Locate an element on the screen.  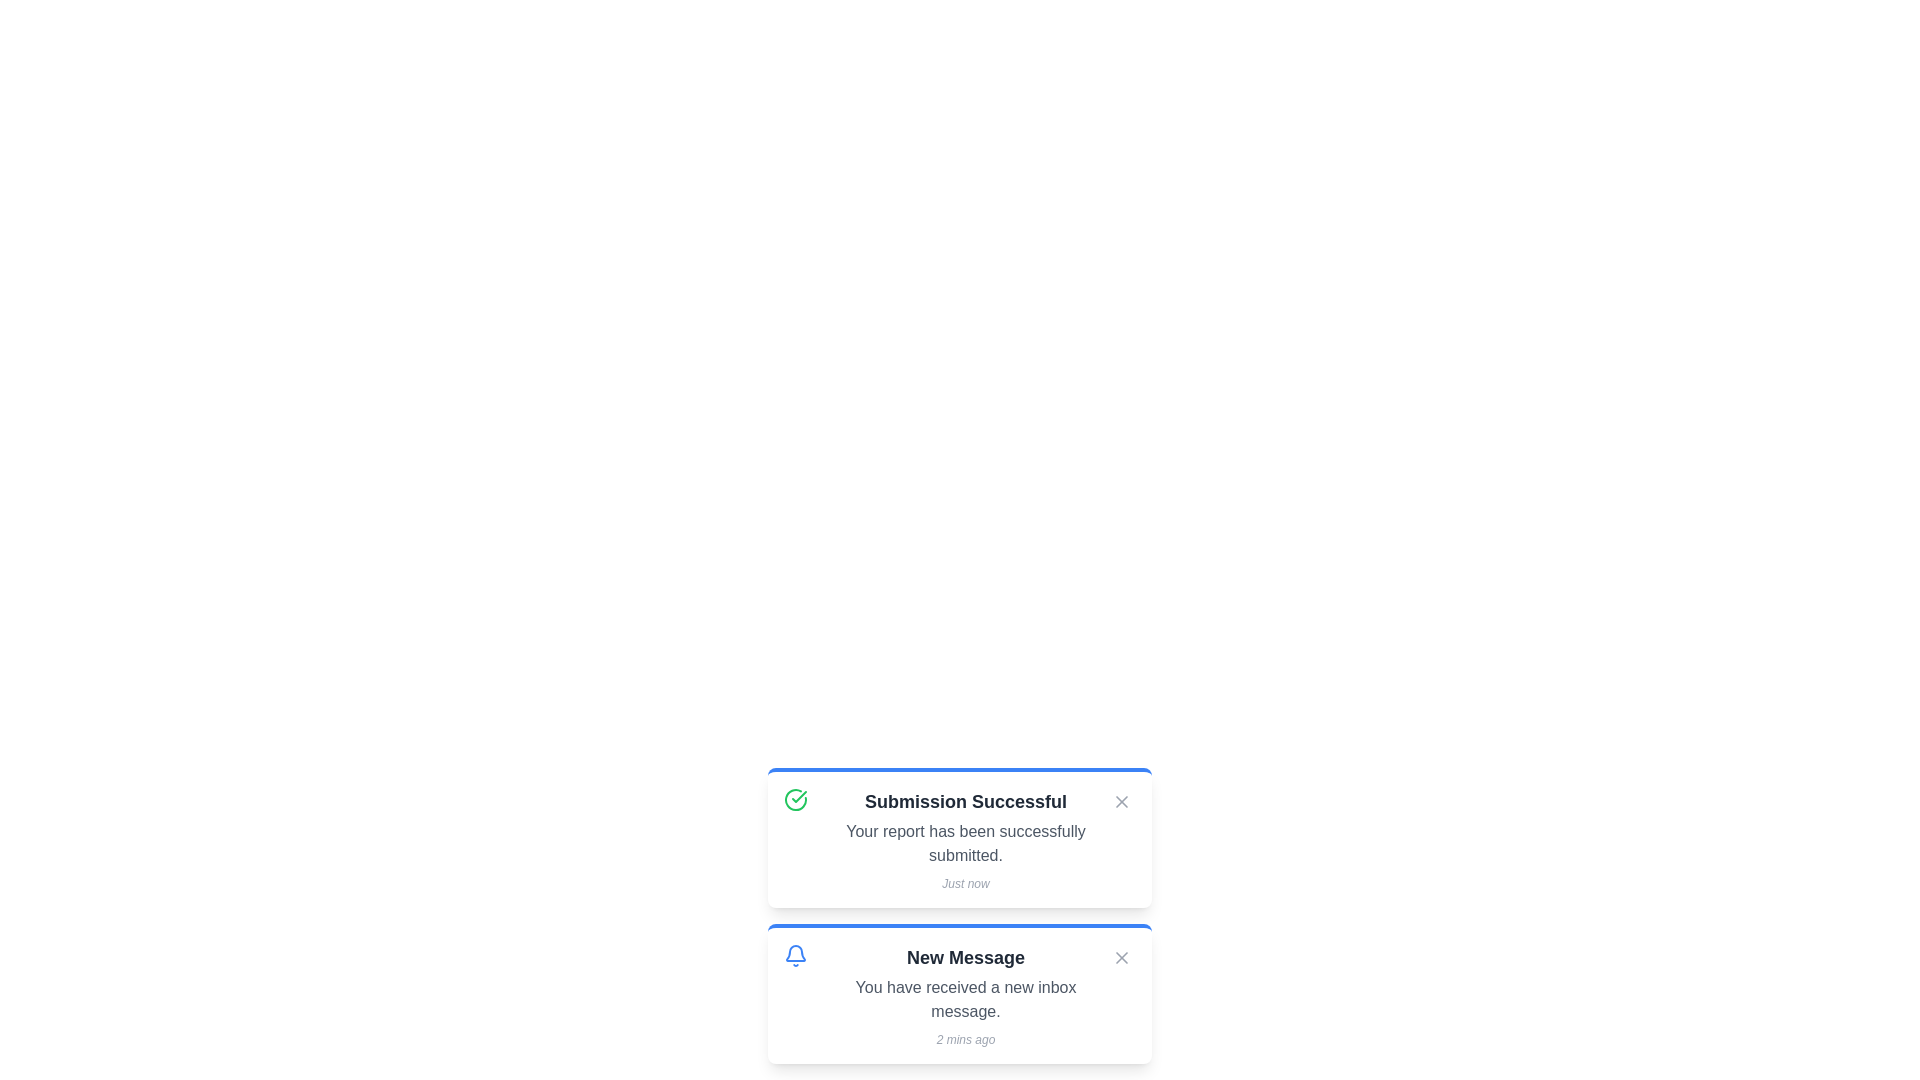
the icon representing the notification type for the first notification is located at coordinates (795, 798).